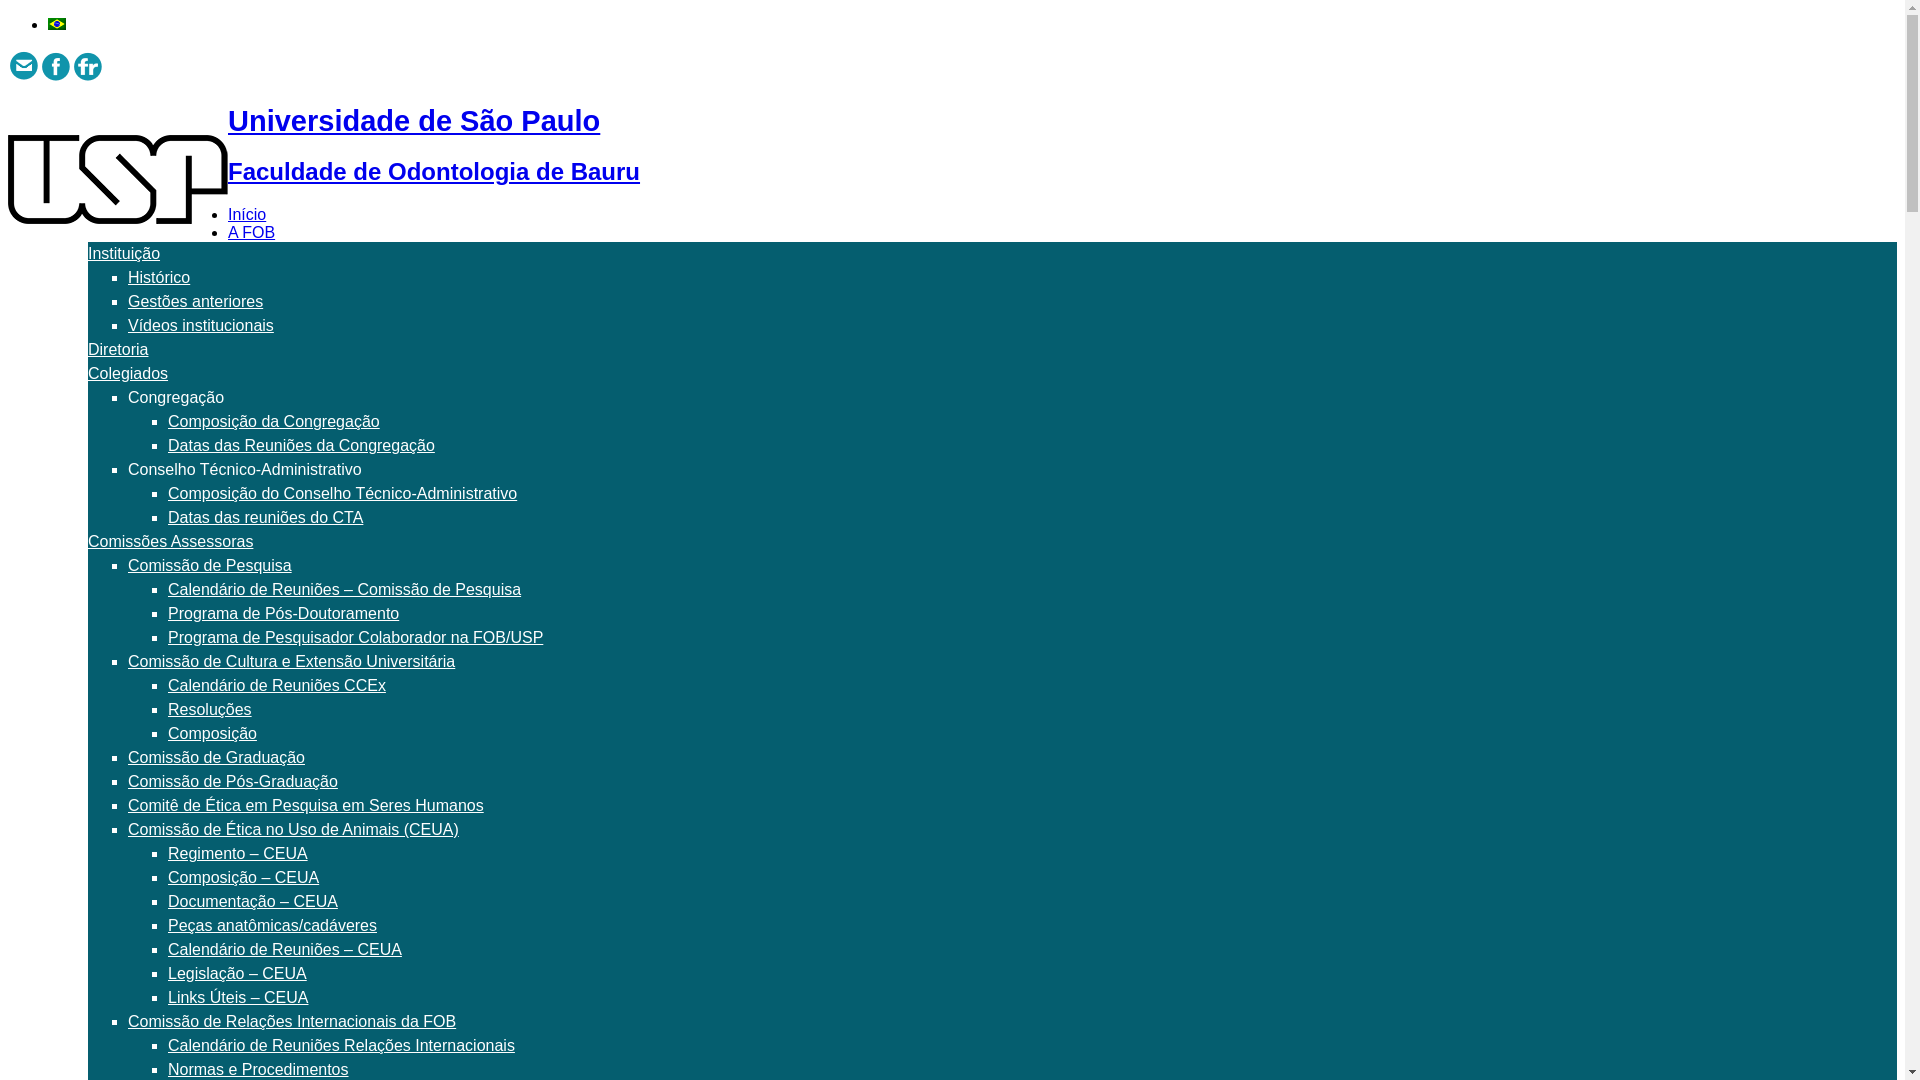 The height and width of the screenshot is (1080, 1920). What do you see at coordinates (86, 373) in the screenshot?
I see `'Colegiados'` at bounding box center [86, 373].